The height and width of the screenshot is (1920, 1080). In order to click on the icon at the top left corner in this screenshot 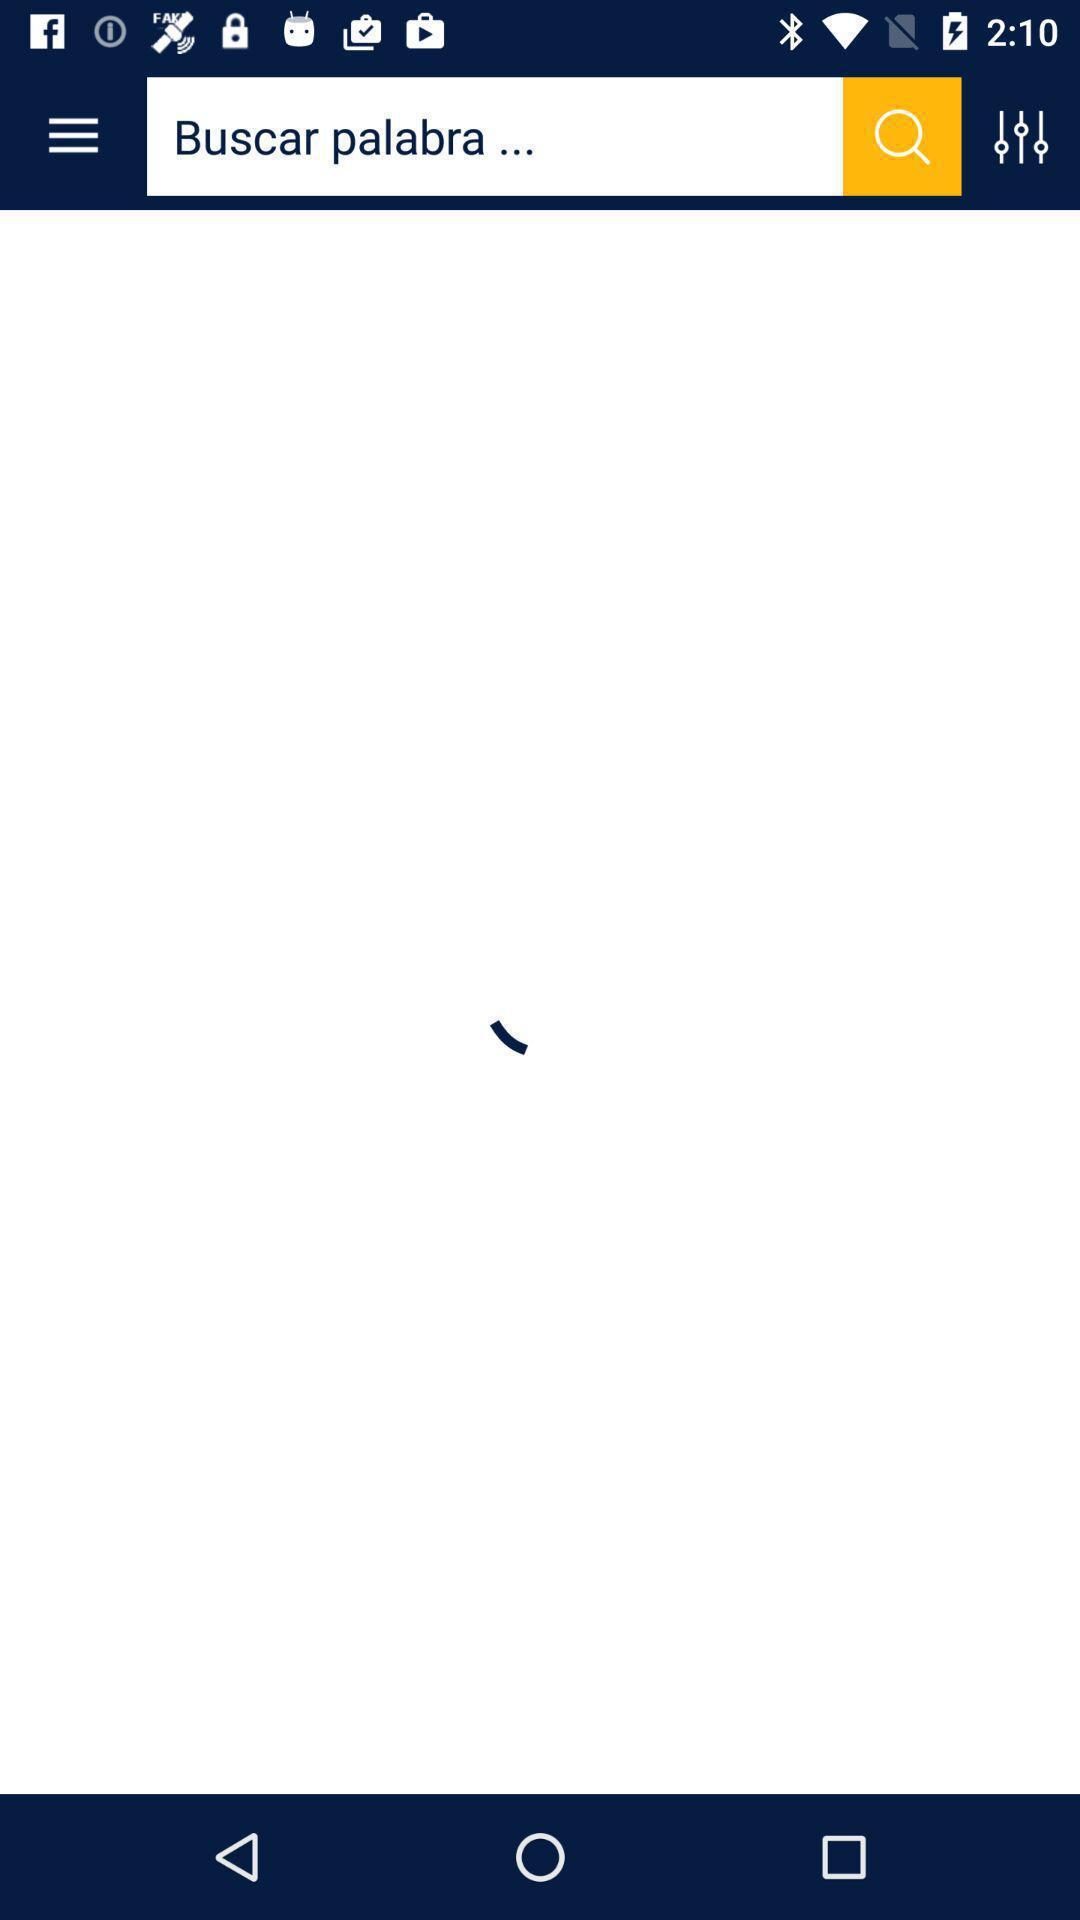, I will do `click(72, 135)`.